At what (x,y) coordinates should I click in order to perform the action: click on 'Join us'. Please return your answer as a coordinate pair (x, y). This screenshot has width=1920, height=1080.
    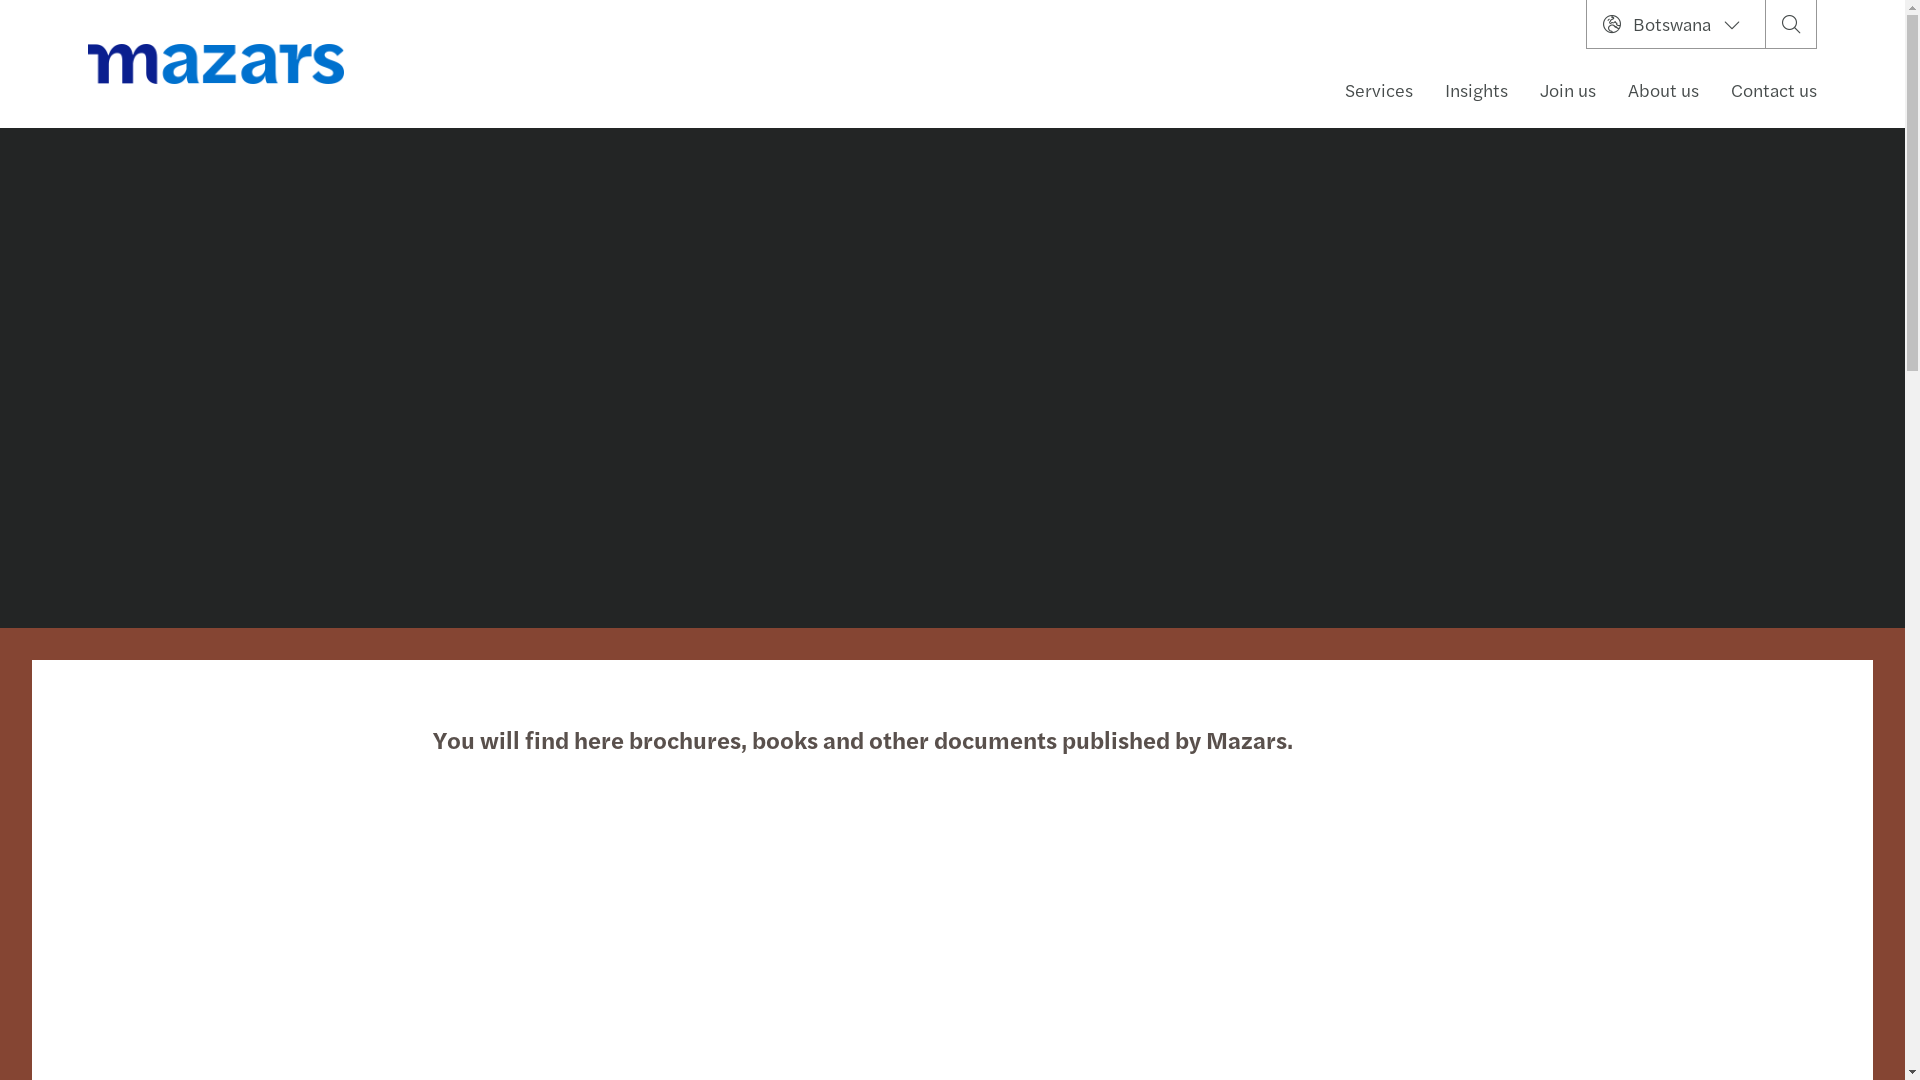
    Looking at the image, I should click on (1567, 88).